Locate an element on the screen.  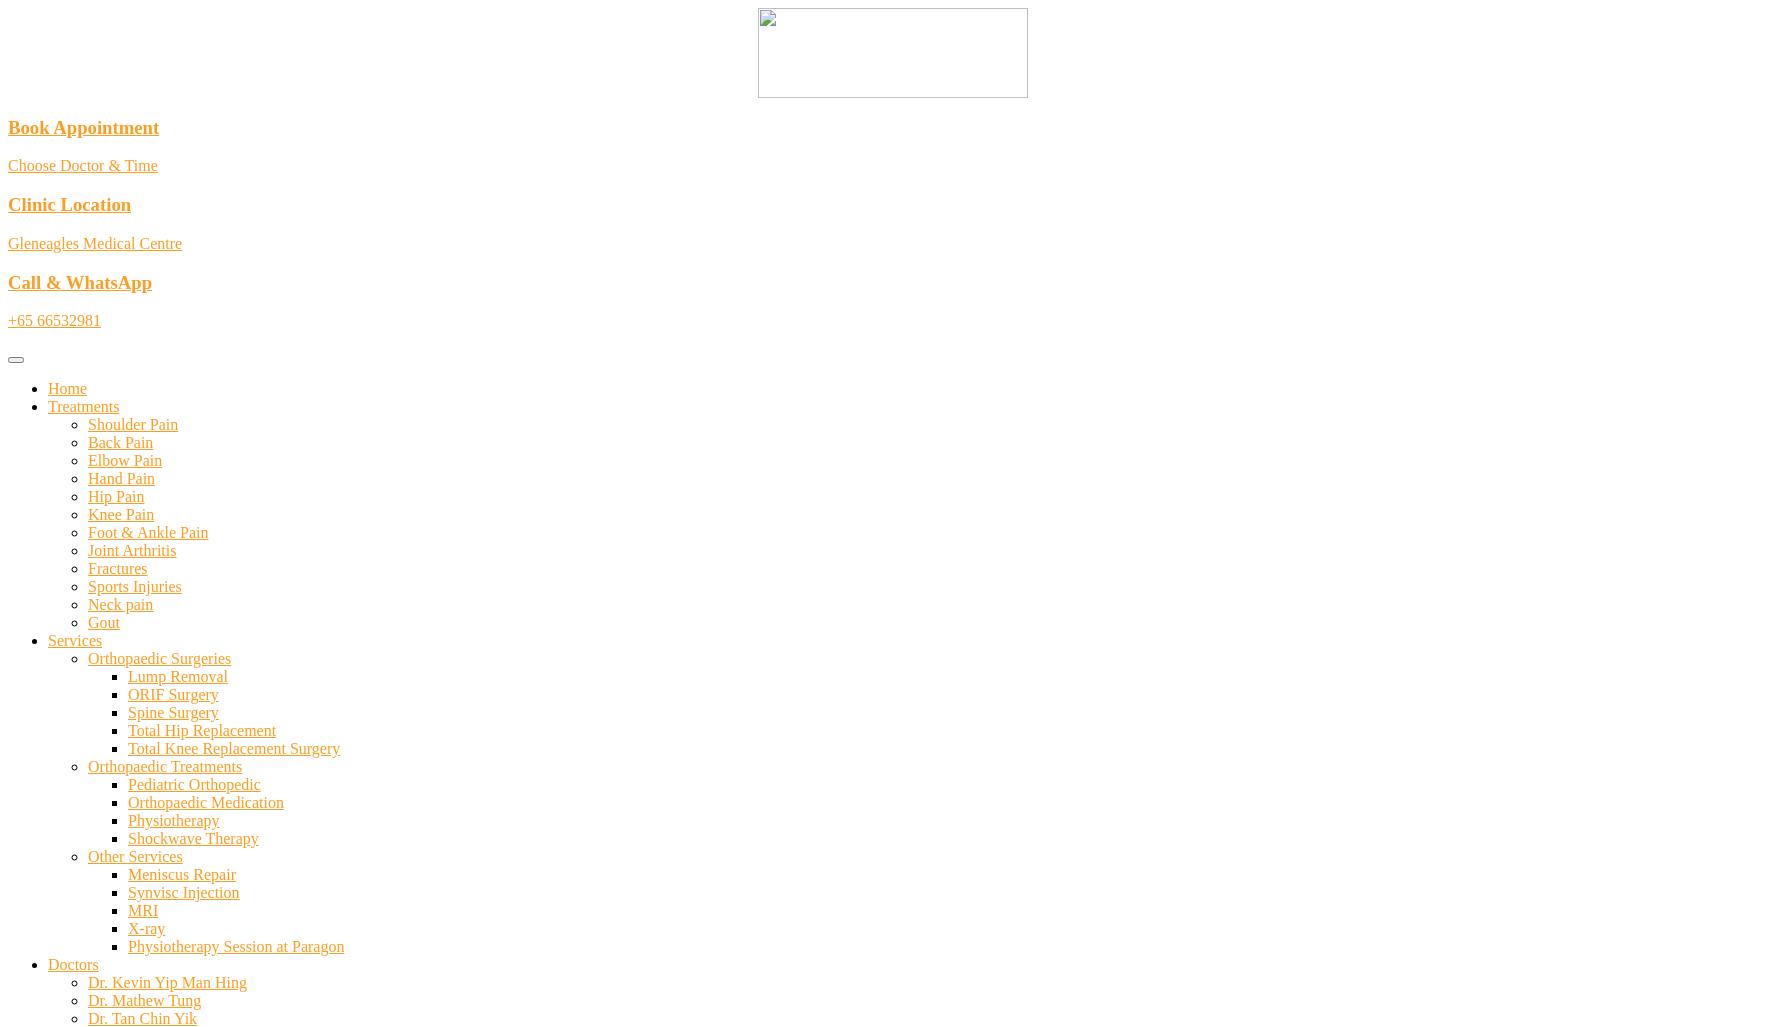
'Pediatric Orthopedic' is located at coordinates (192, 783).